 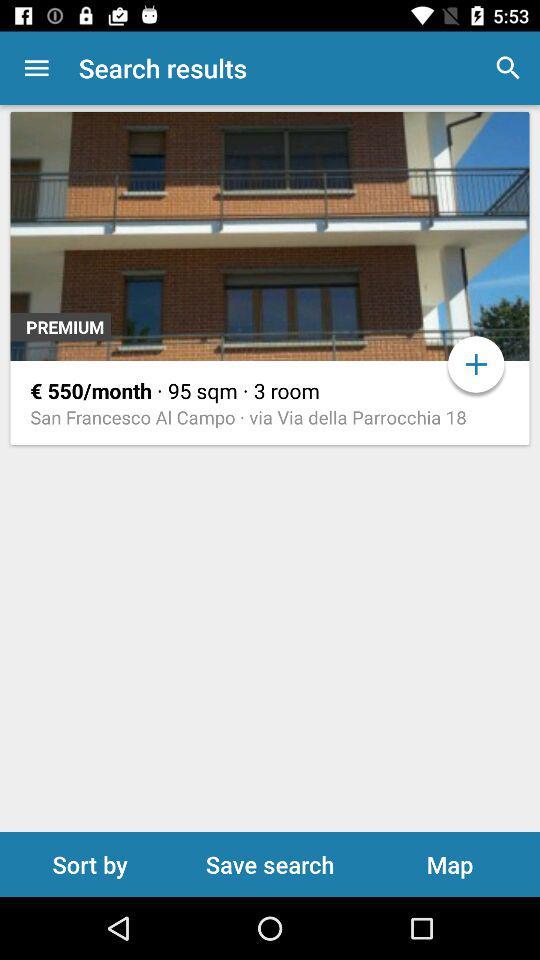 I want to click on item next to save search item, so click(x=89, y=863).